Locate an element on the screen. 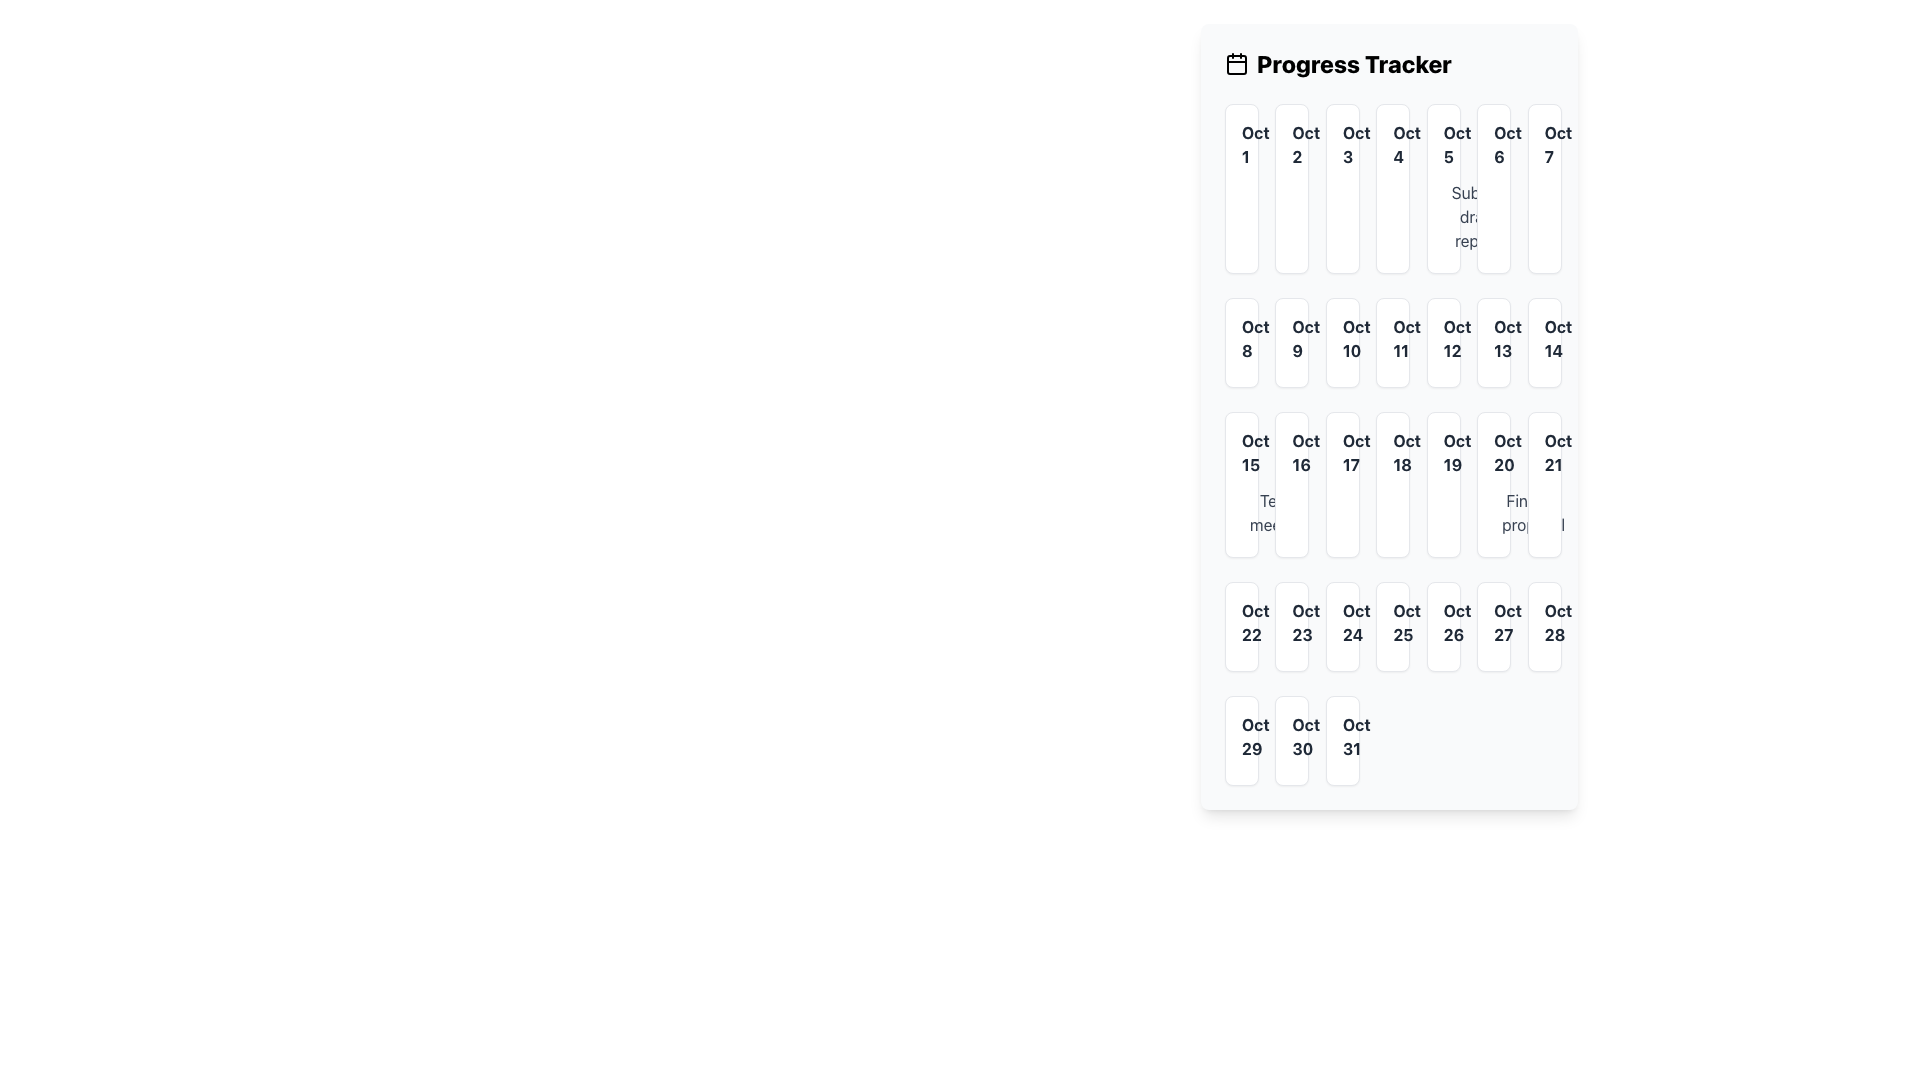 This screenshot has height=1080, width=1920. the static label UI component displaying the date 'Oct 26', which is located in the sixth column of the fourth row in the 'Progress Tracker' grid layout is located at coordinates (1443, 626).